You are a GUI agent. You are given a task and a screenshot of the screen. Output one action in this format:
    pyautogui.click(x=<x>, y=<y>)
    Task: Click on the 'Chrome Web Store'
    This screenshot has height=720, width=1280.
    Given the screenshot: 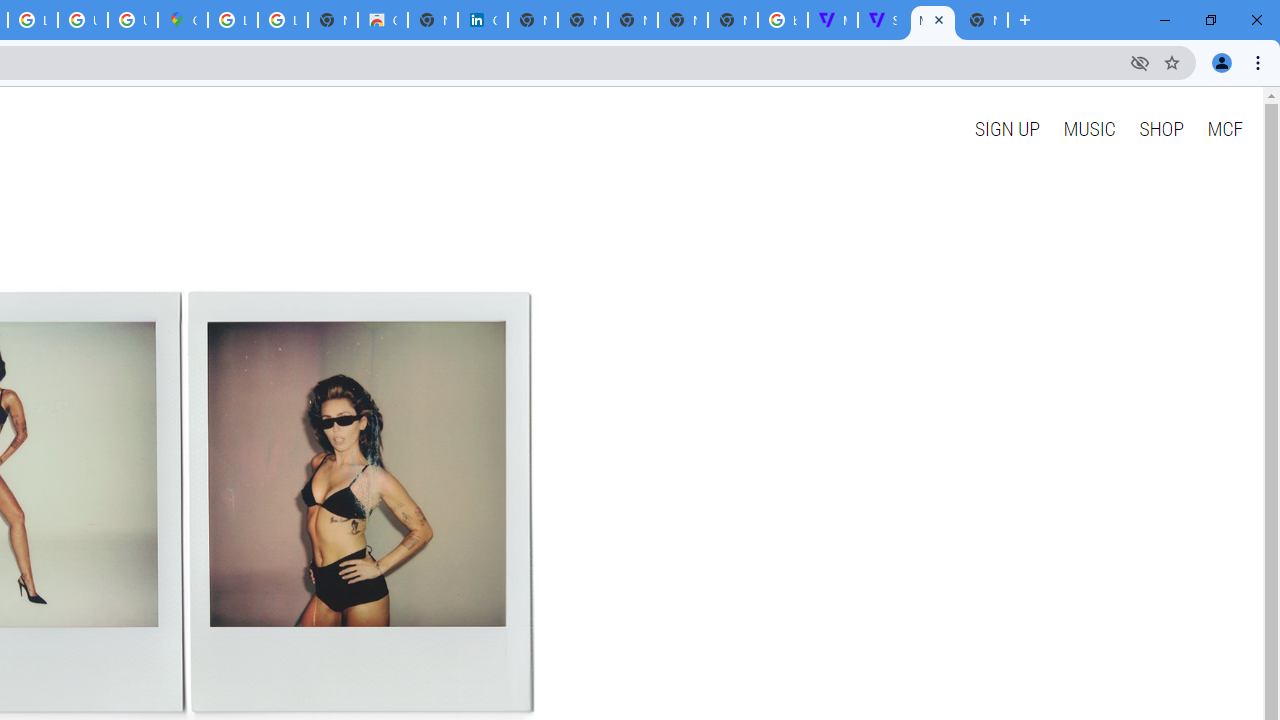 What is the action you would take?
    pyautogui.click(x=383, y=20)
    